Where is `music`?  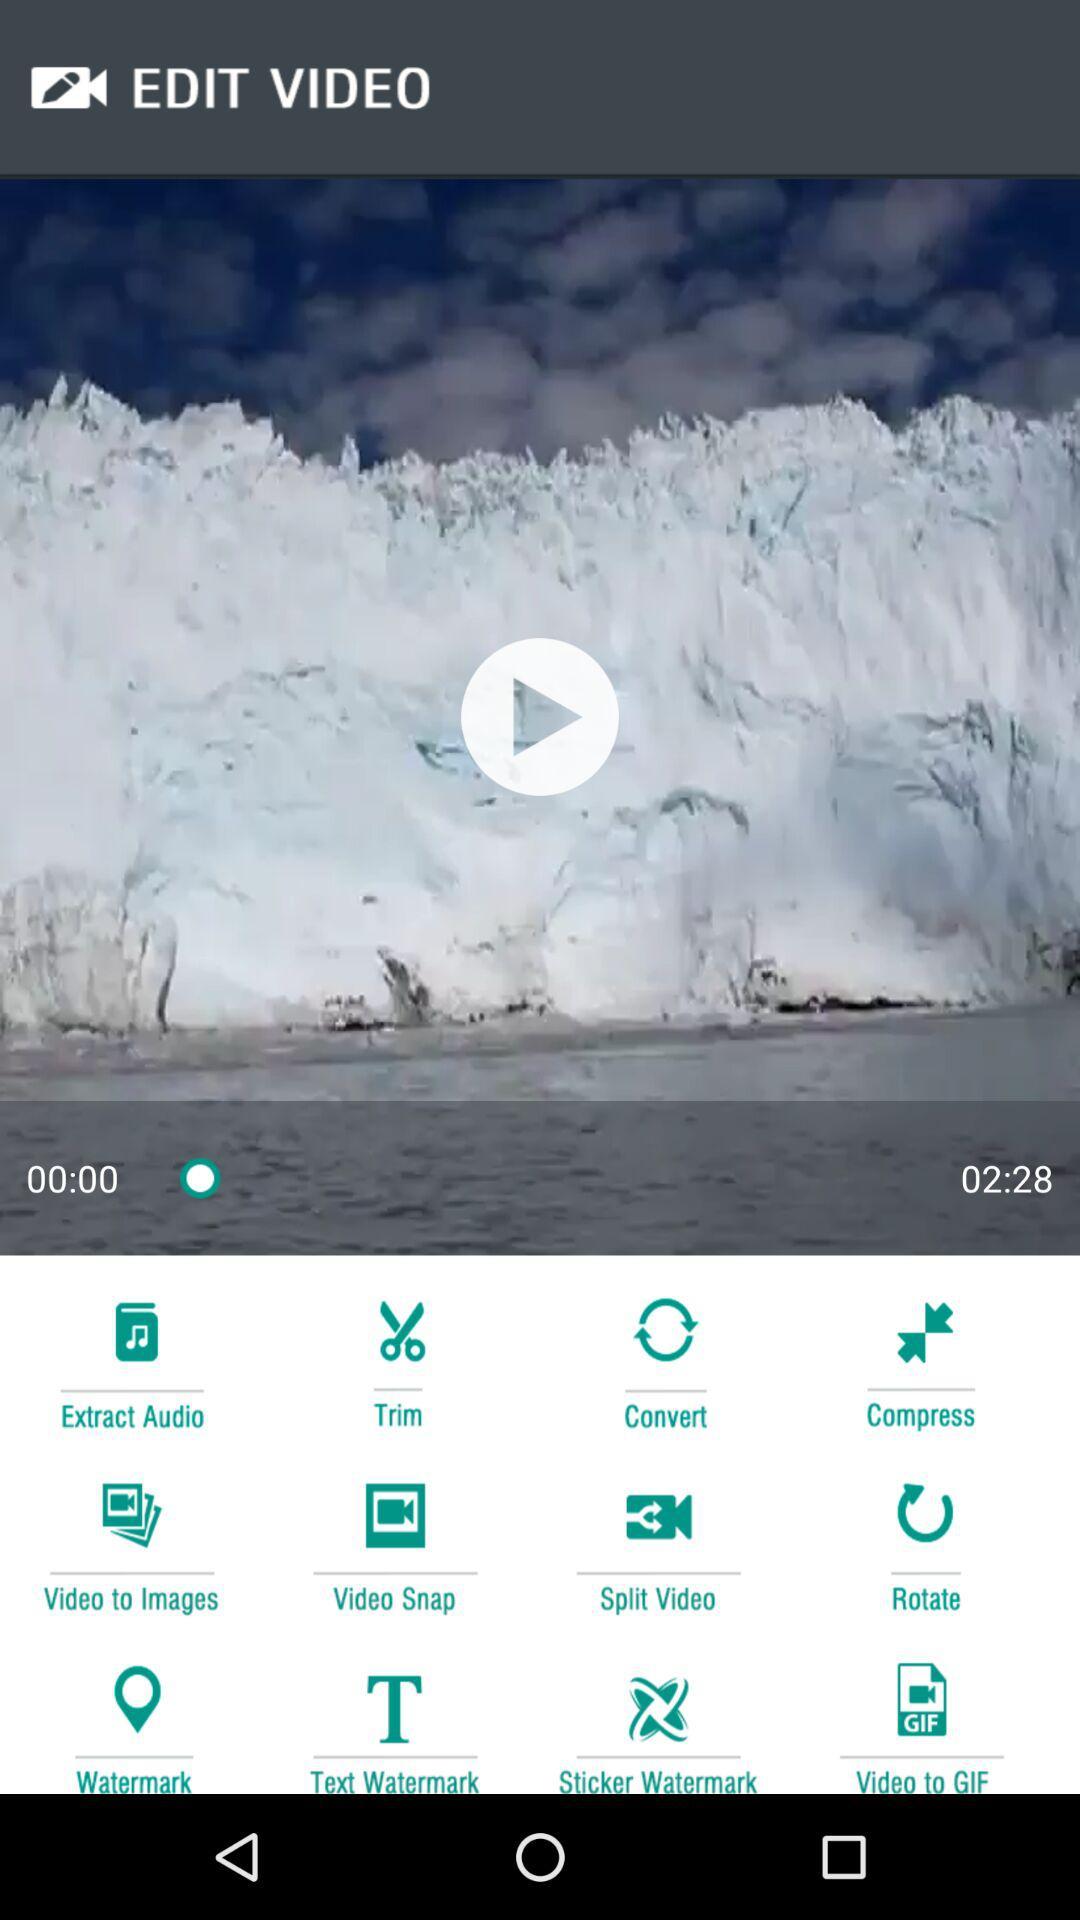
music is located at coordinates (131, 1360).